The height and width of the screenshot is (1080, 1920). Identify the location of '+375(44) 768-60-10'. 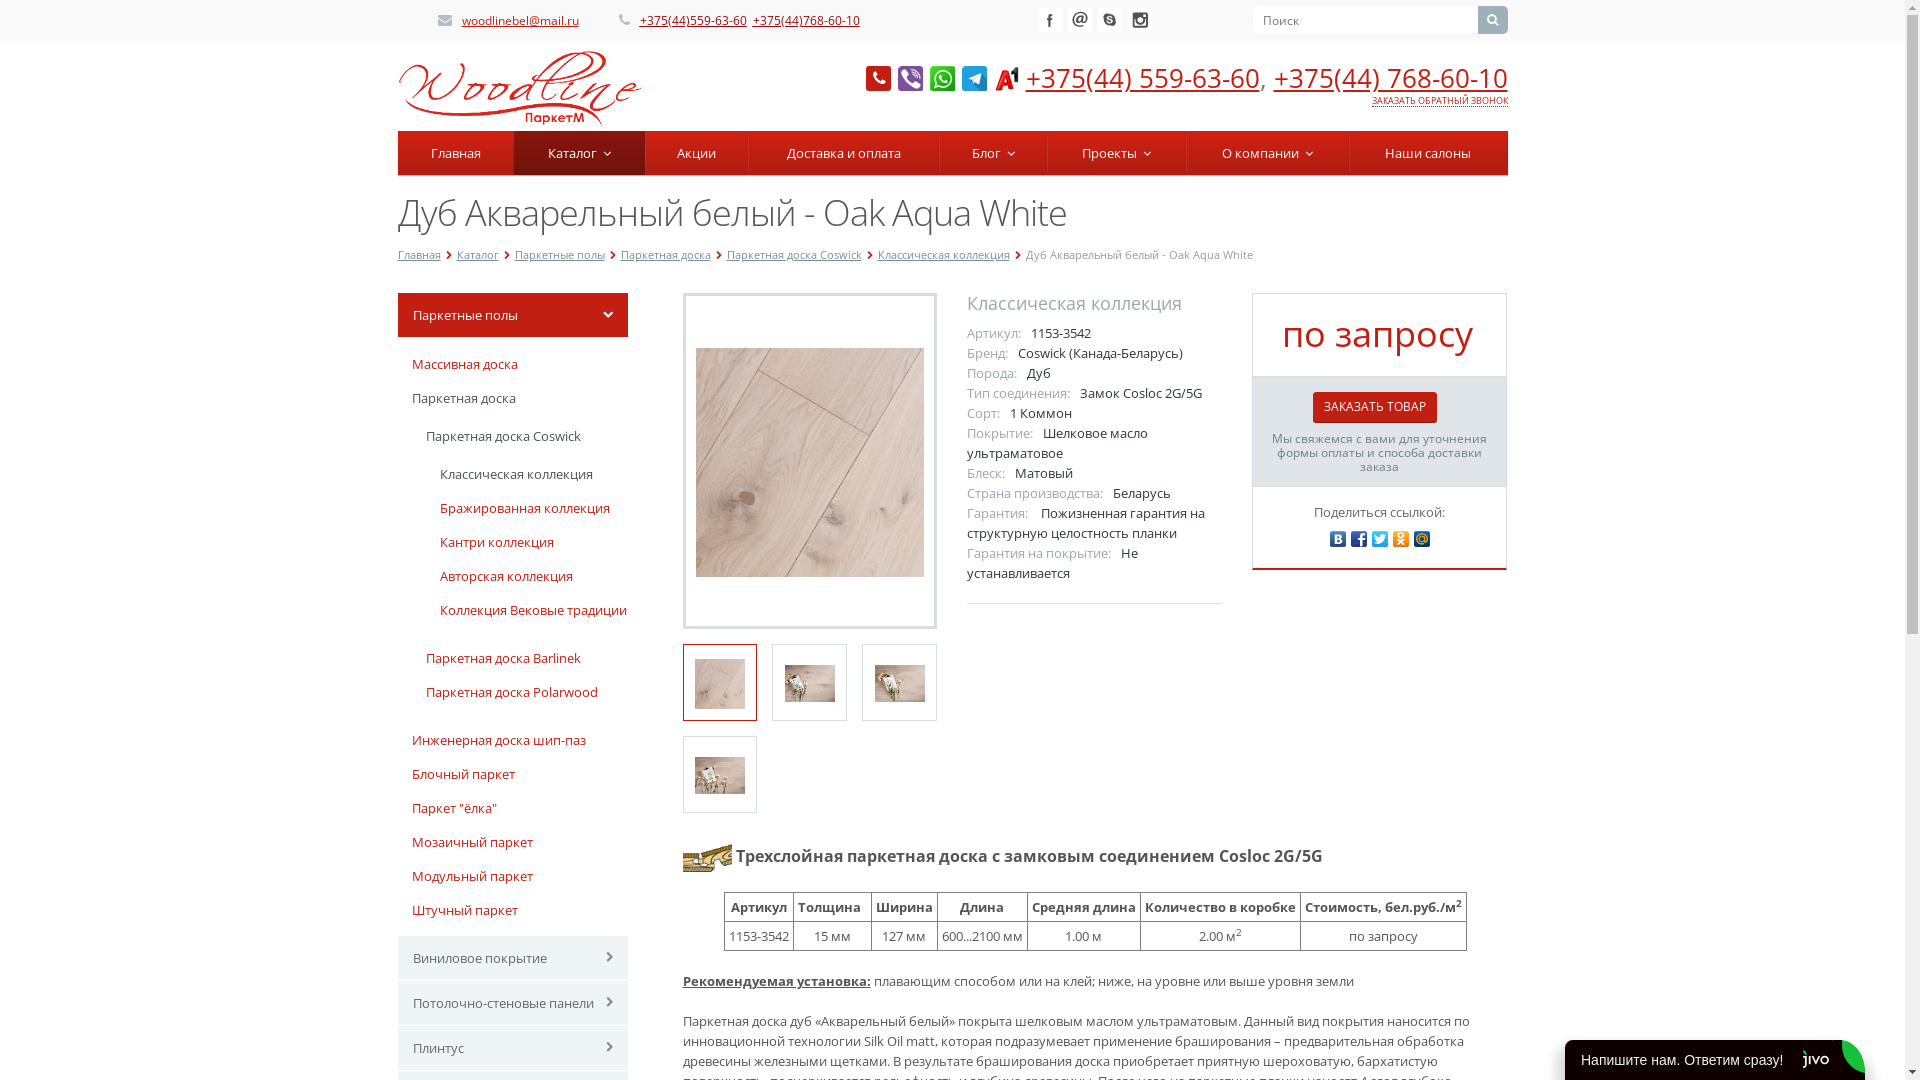
(1390, 76).